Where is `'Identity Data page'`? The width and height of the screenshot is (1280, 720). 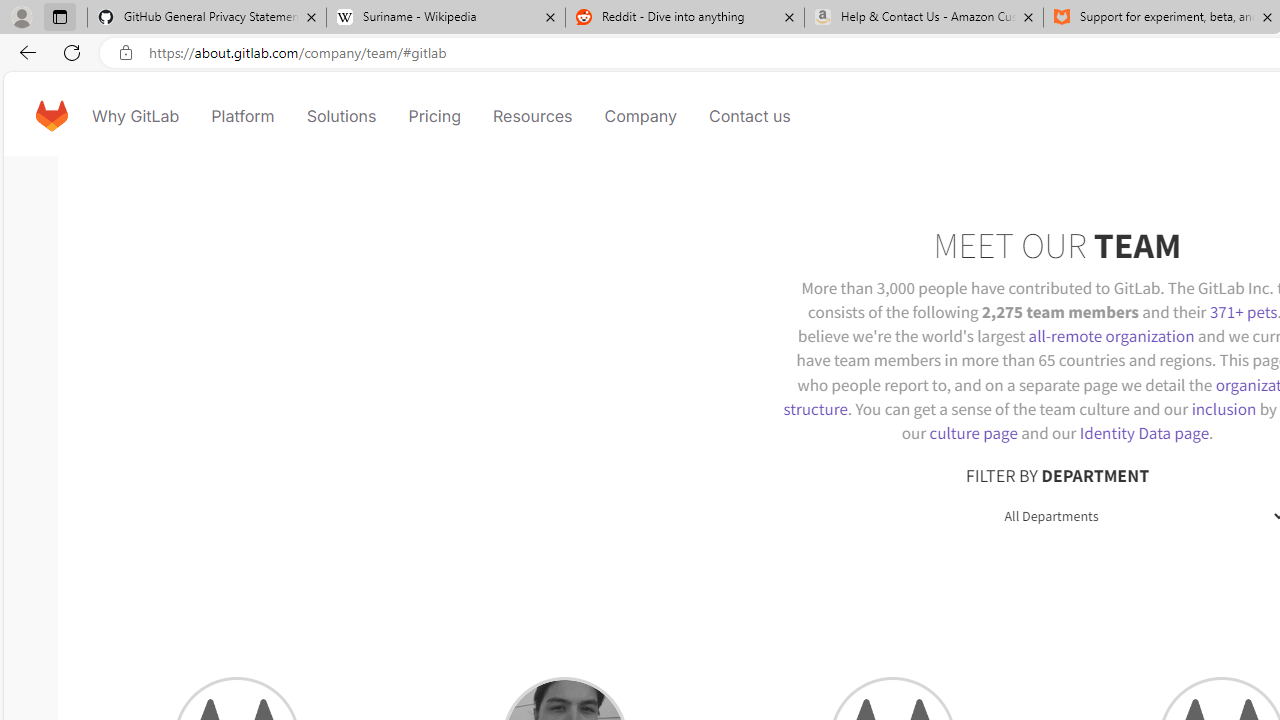 'Identity Data page' is located at coordinates (1144, 432).